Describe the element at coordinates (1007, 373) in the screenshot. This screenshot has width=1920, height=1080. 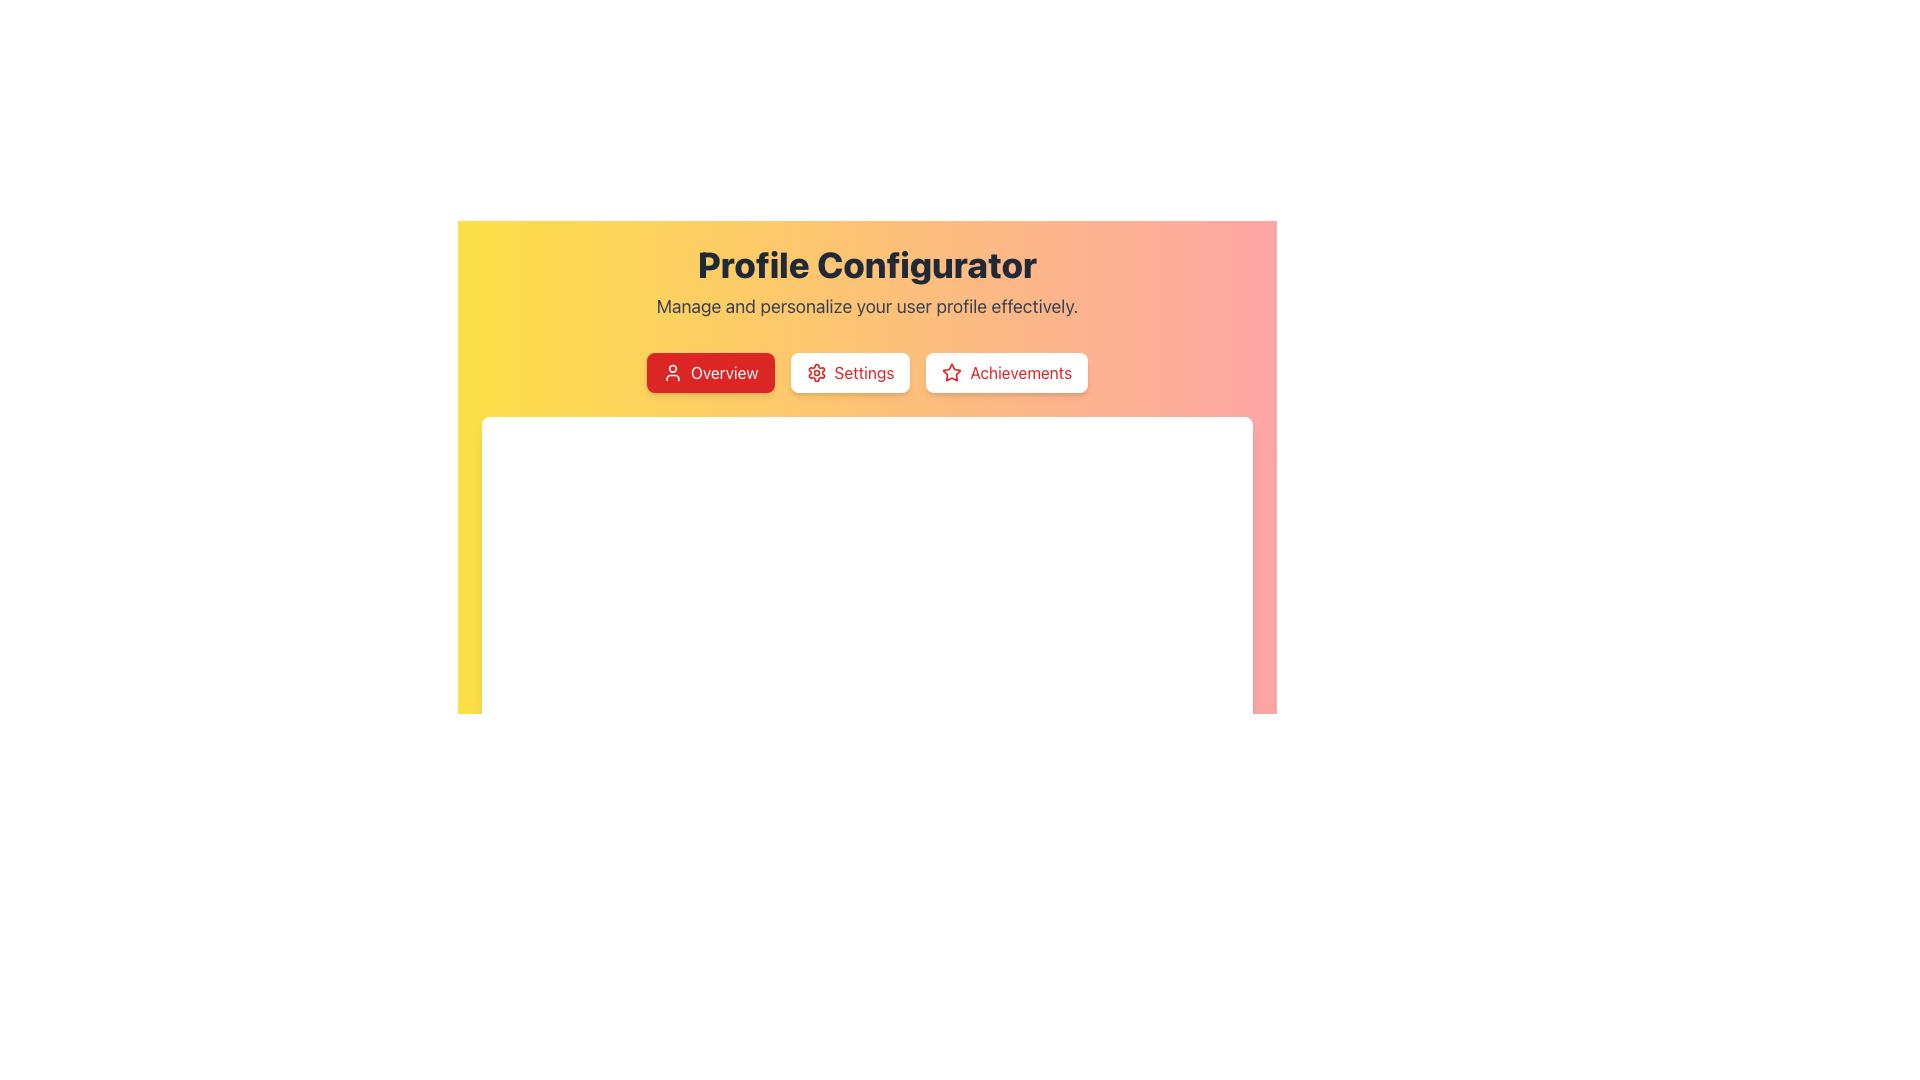
I see `the 'Achievements' button located in the horizontal menu below the 'Profile Configurator' heading` at that location.